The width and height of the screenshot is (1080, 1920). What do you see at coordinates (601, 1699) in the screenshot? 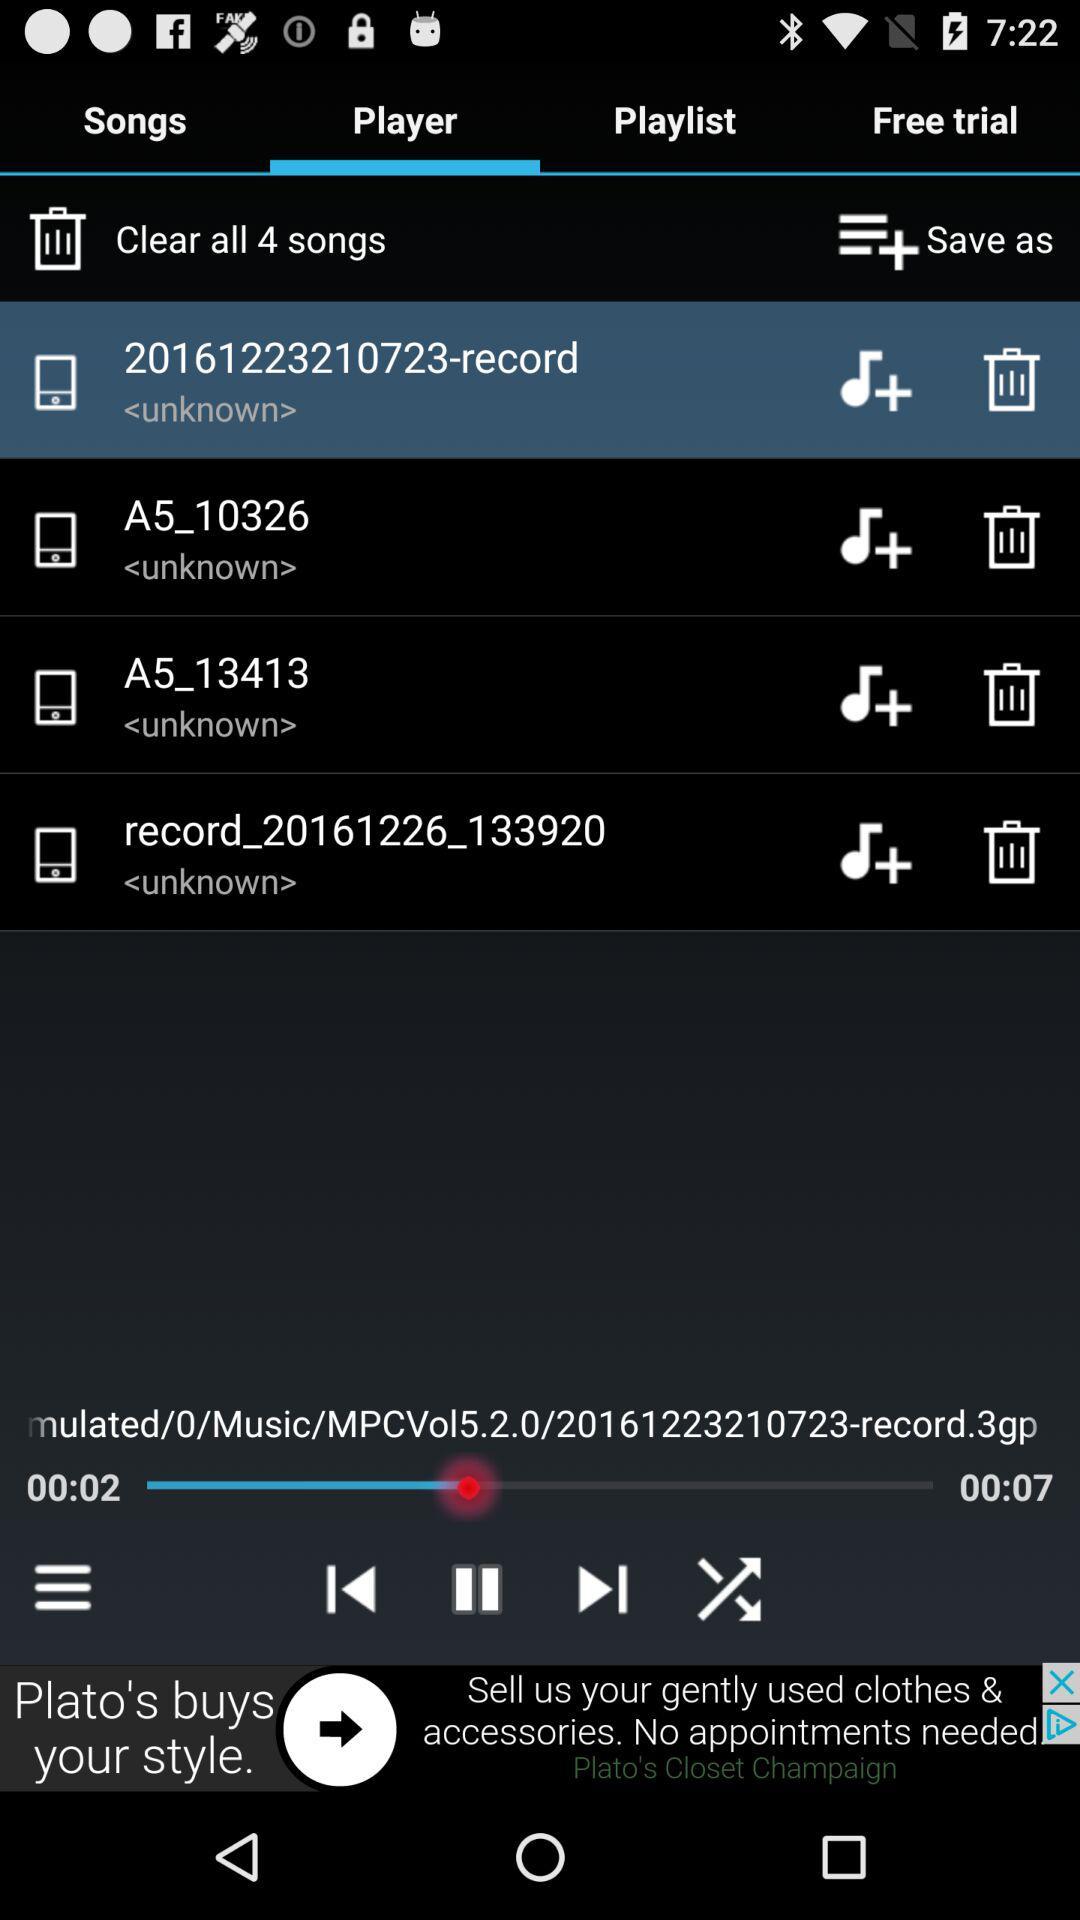
I see `the skip_next icon` at bounding box center [601, 1699].